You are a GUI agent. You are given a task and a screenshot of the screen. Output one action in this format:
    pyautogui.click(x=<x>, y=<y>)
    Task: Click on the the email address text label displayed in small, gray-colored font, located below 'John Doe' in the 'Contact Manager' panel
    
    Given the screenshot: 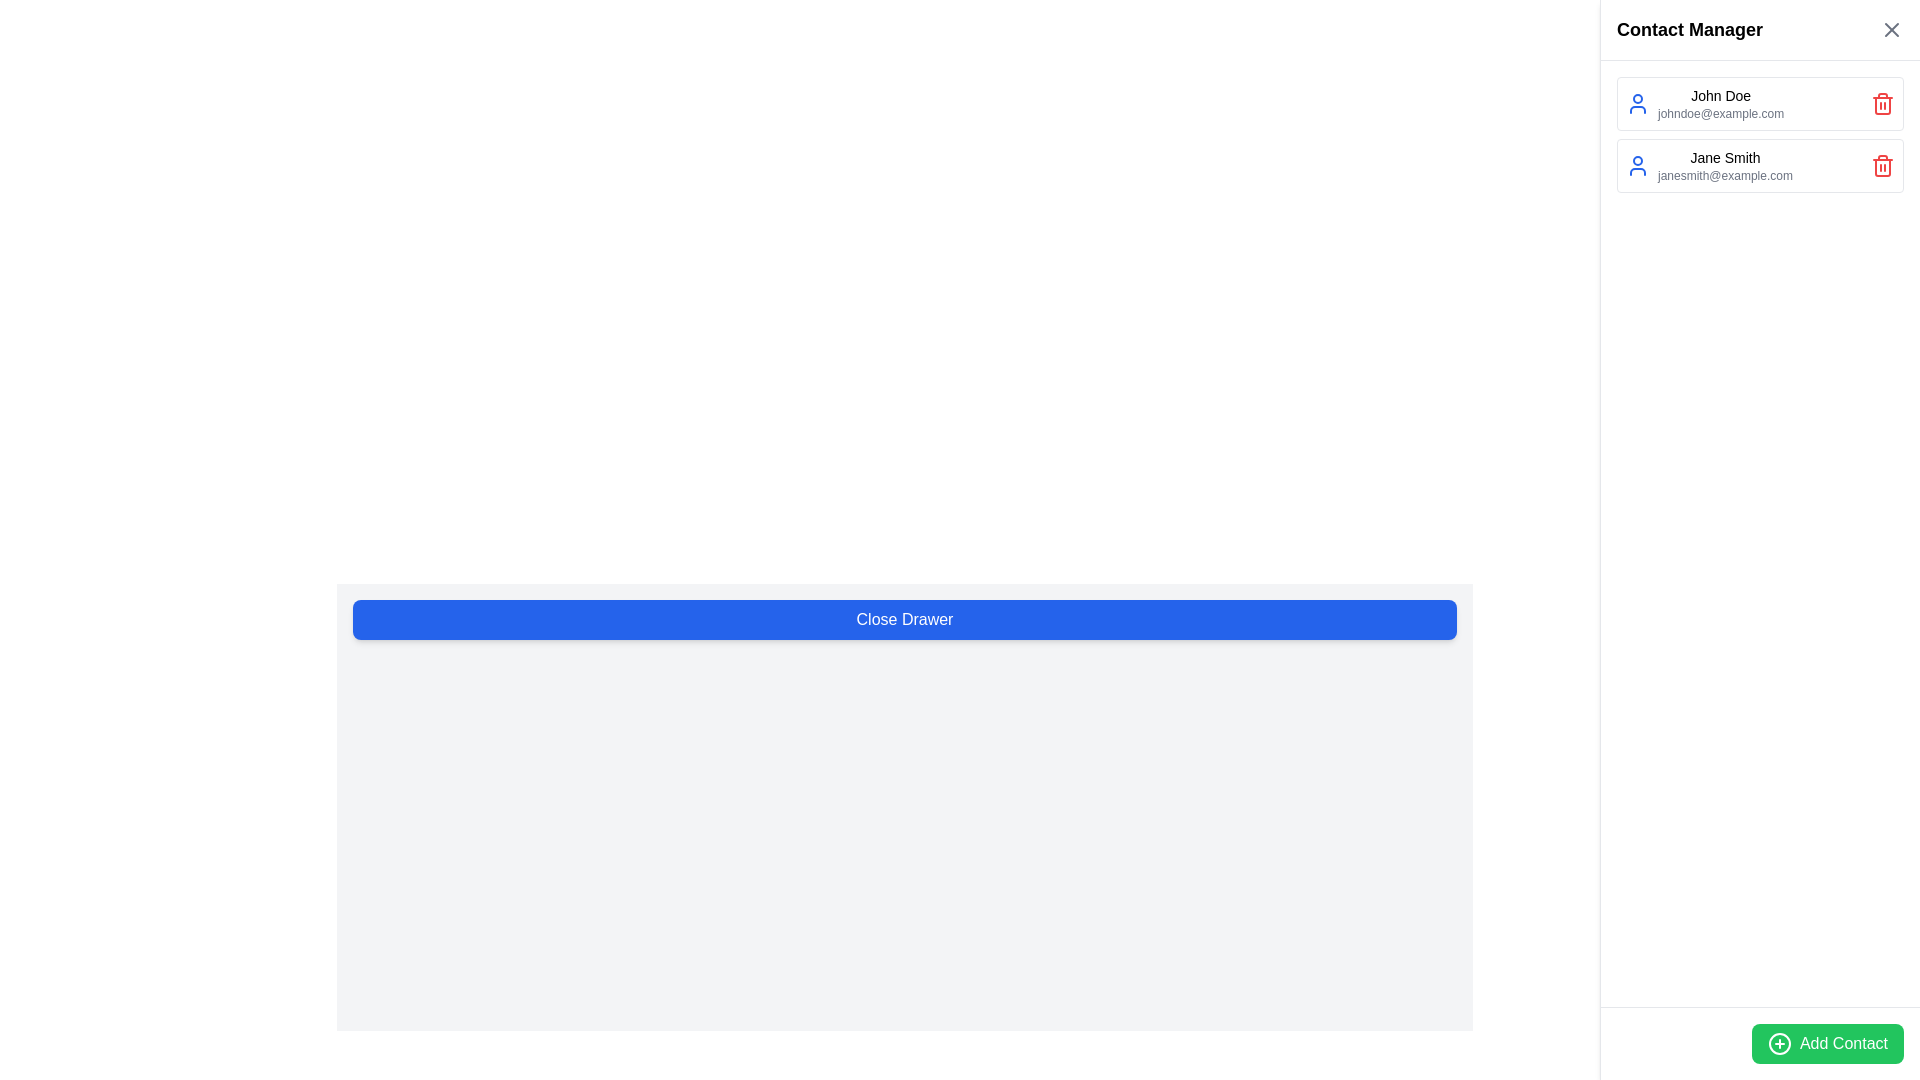 What is the action you would take?
    pyautogui.click(x=1720, y=114)
    